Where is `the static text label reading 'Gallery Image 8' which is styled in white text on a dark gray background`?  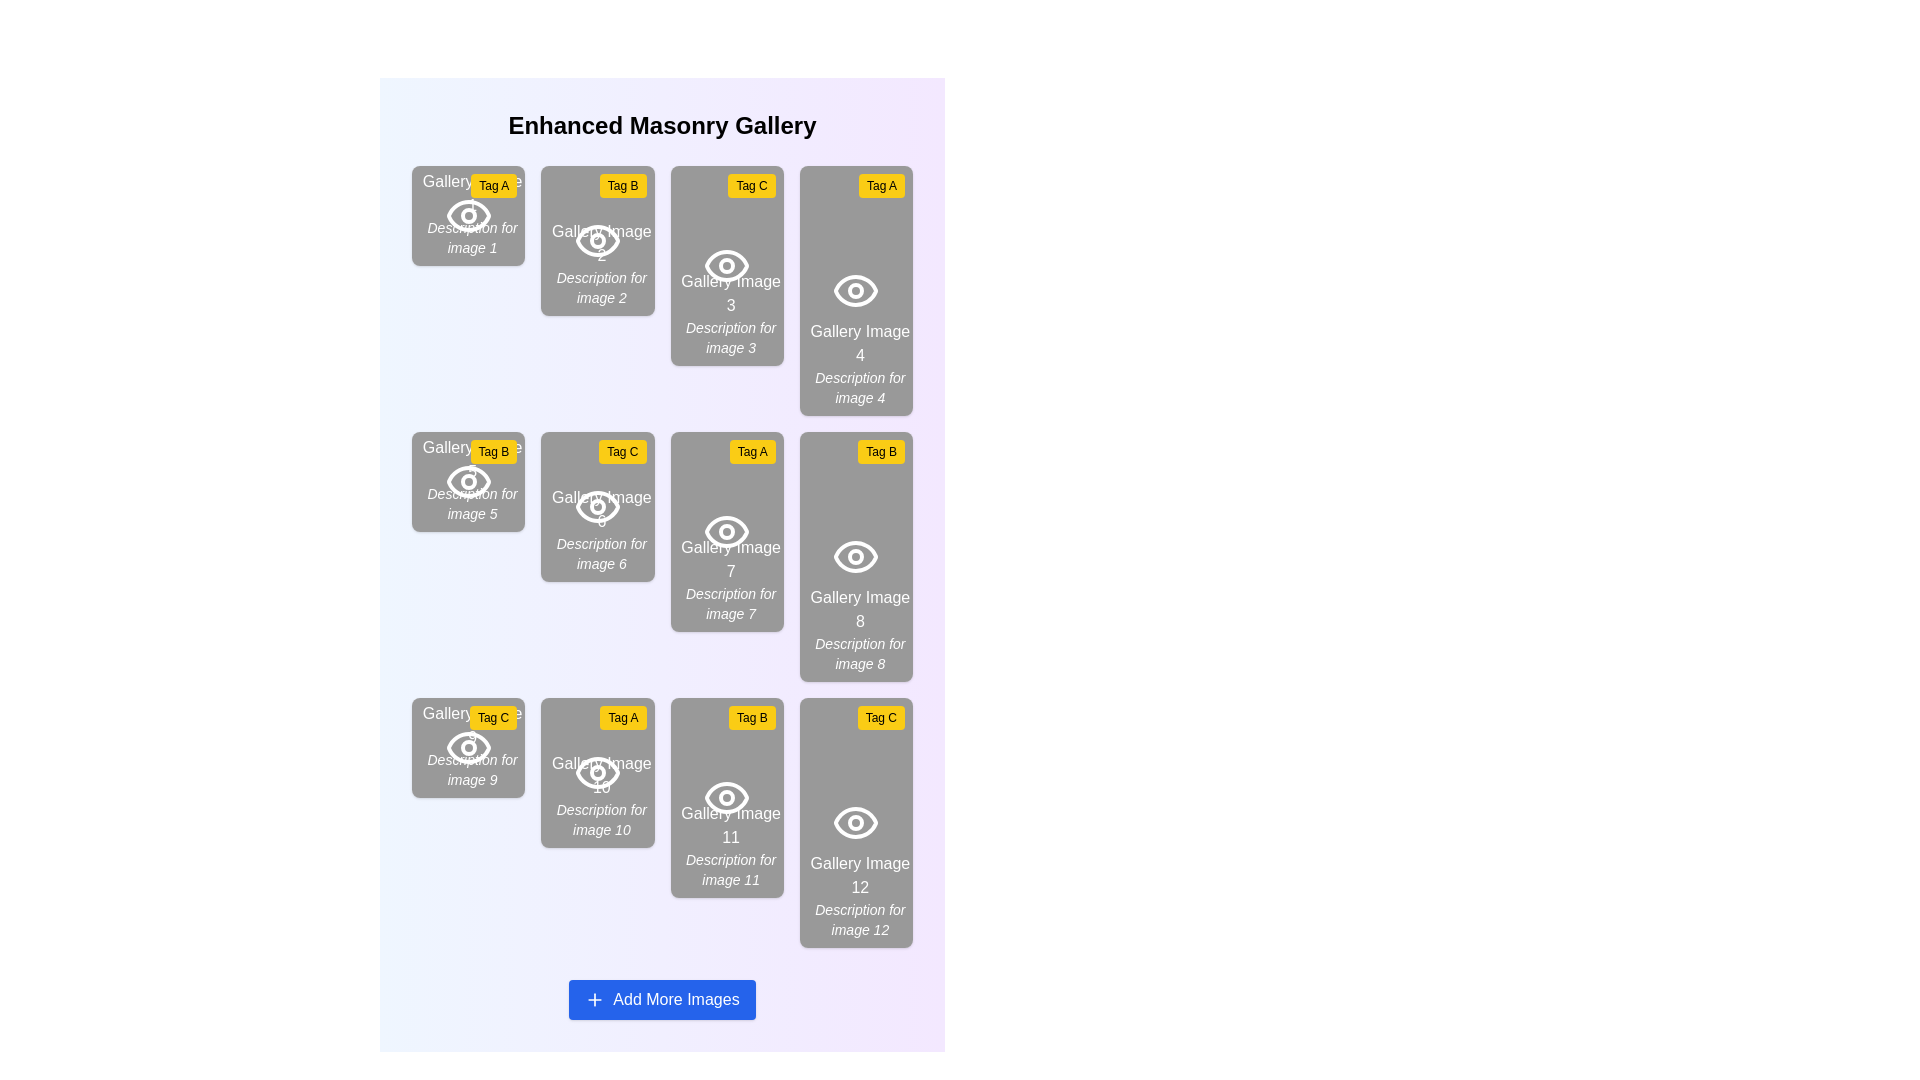 the static text label reading 'Gallery Image 8' which is styled in white text on a dark gray background is located at coordinates (860, 608).